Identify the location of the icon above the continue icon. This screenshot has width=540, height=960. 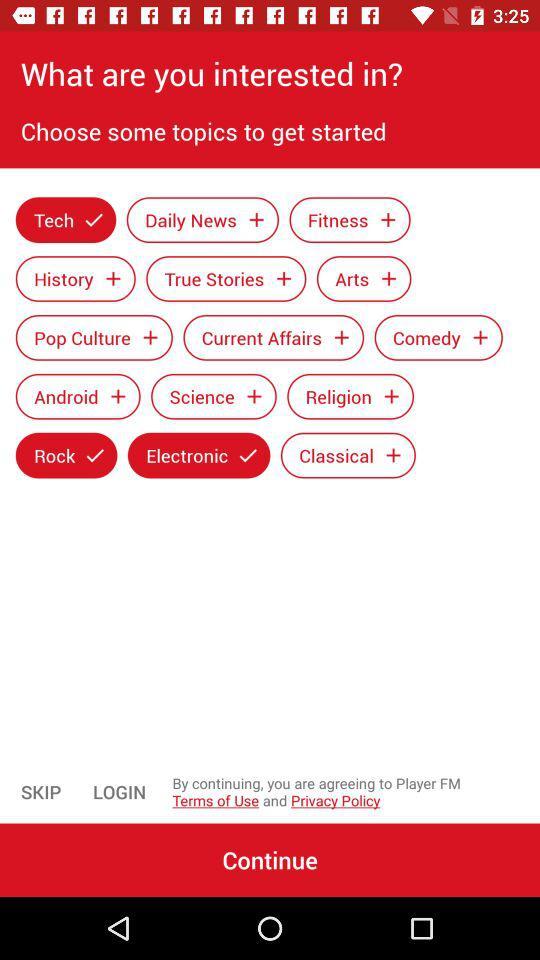
(119, 792).